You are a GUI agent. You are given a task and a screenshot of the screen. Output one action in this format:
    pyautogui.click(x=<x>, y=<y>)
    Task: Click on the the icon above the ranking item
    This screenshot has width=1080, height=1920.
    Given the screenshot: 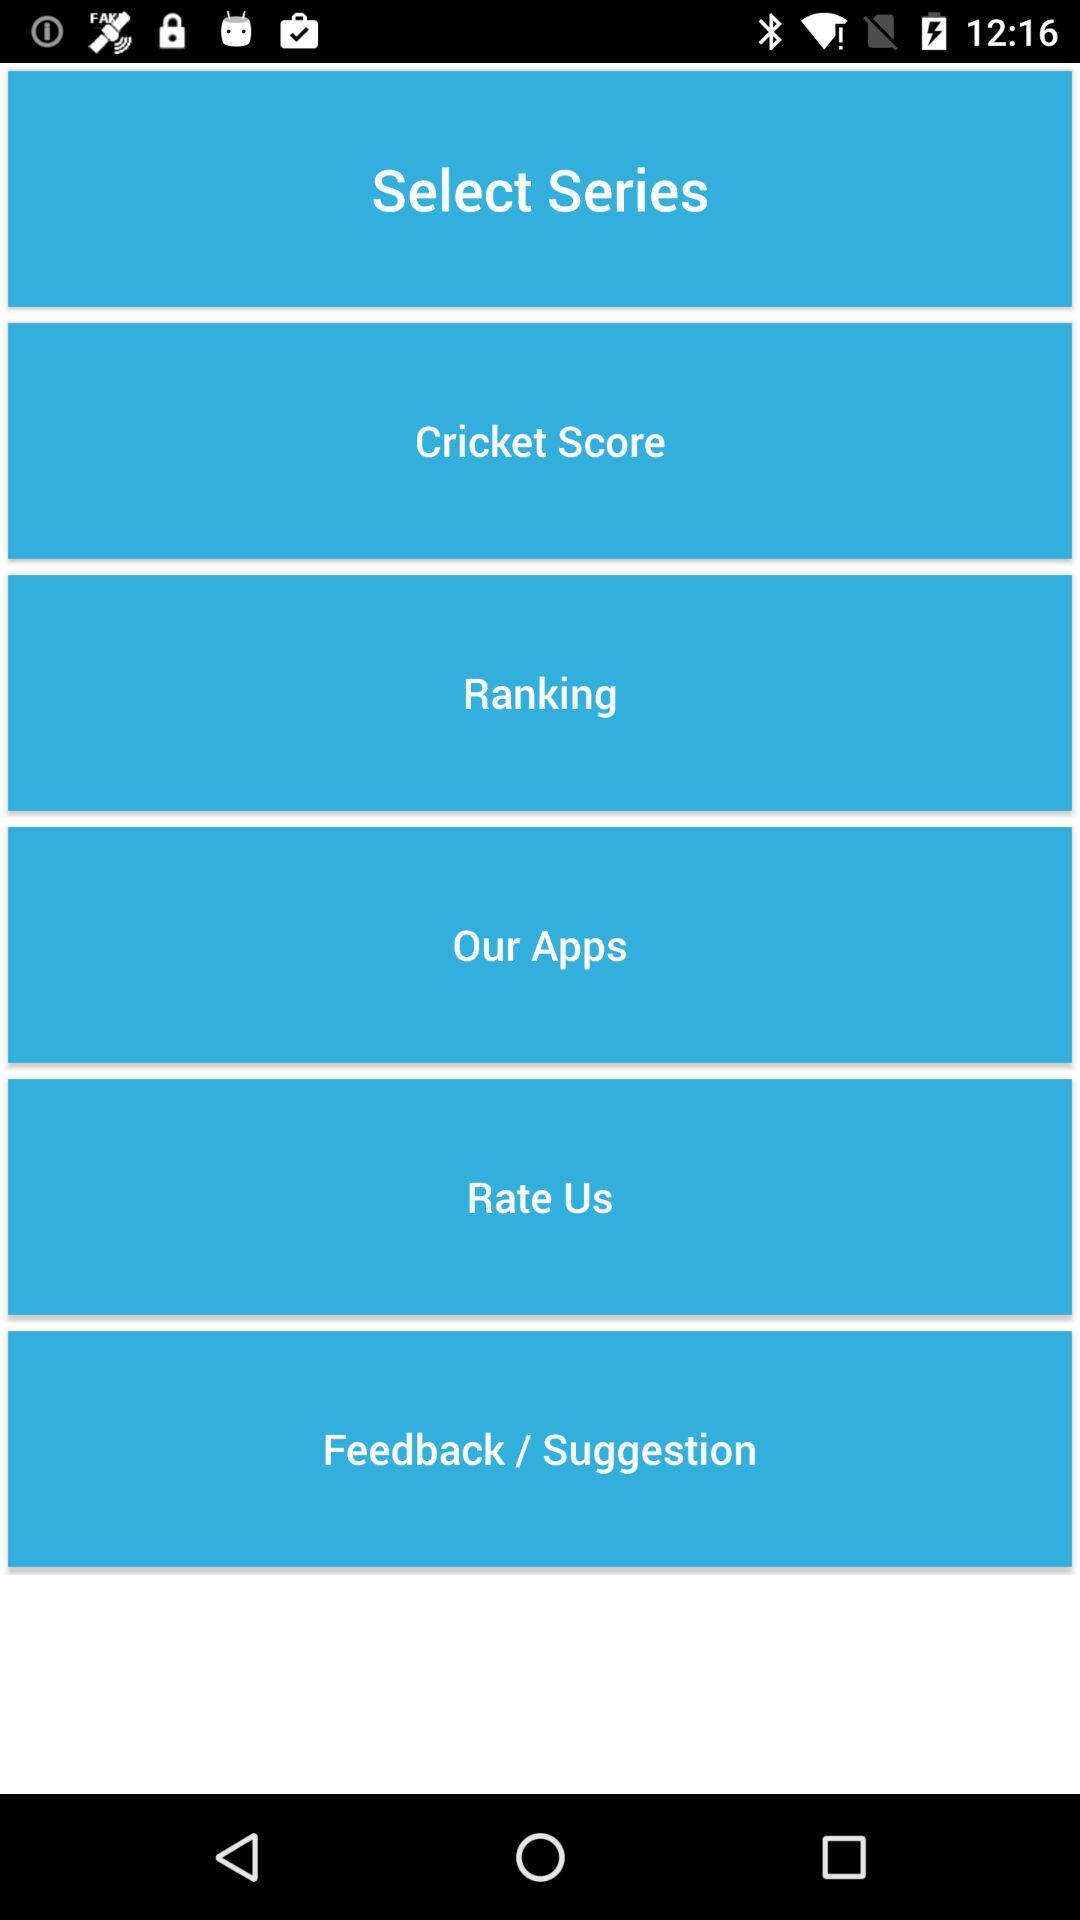 What is the action you would take?
    pyautogui.click(x=540, y=440)
    